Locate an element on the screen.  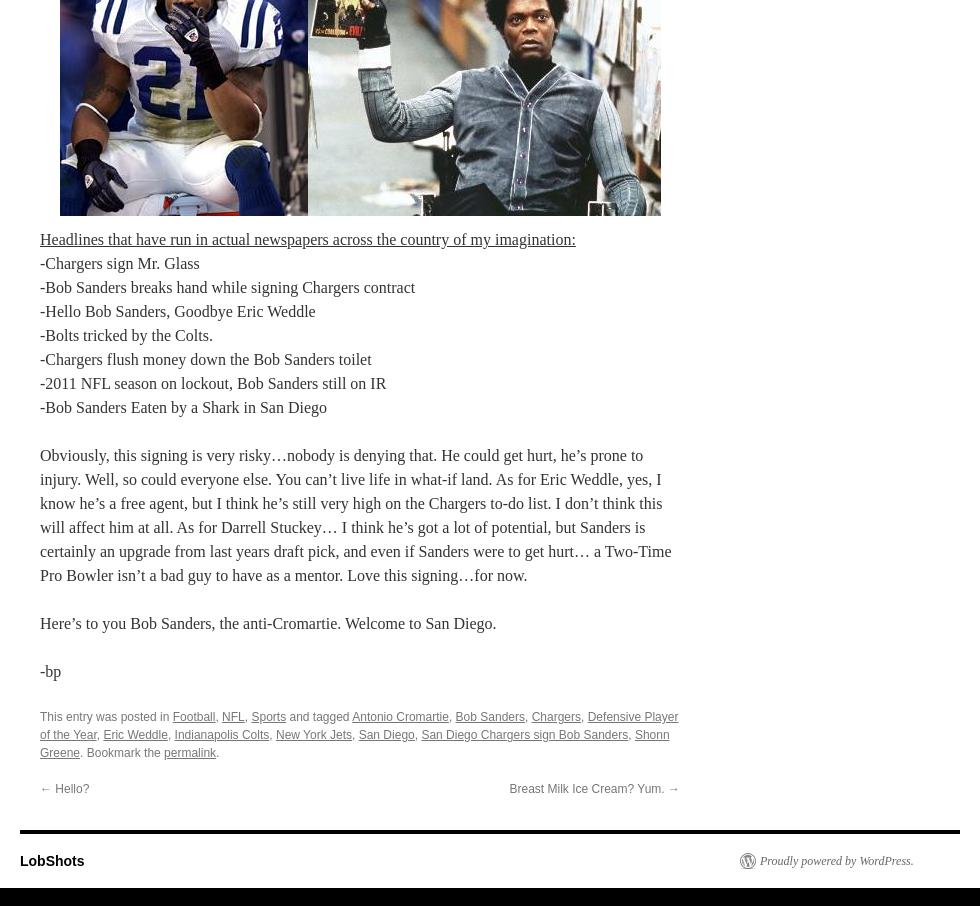
'New York Jets' is located at coordinates (313, 733).